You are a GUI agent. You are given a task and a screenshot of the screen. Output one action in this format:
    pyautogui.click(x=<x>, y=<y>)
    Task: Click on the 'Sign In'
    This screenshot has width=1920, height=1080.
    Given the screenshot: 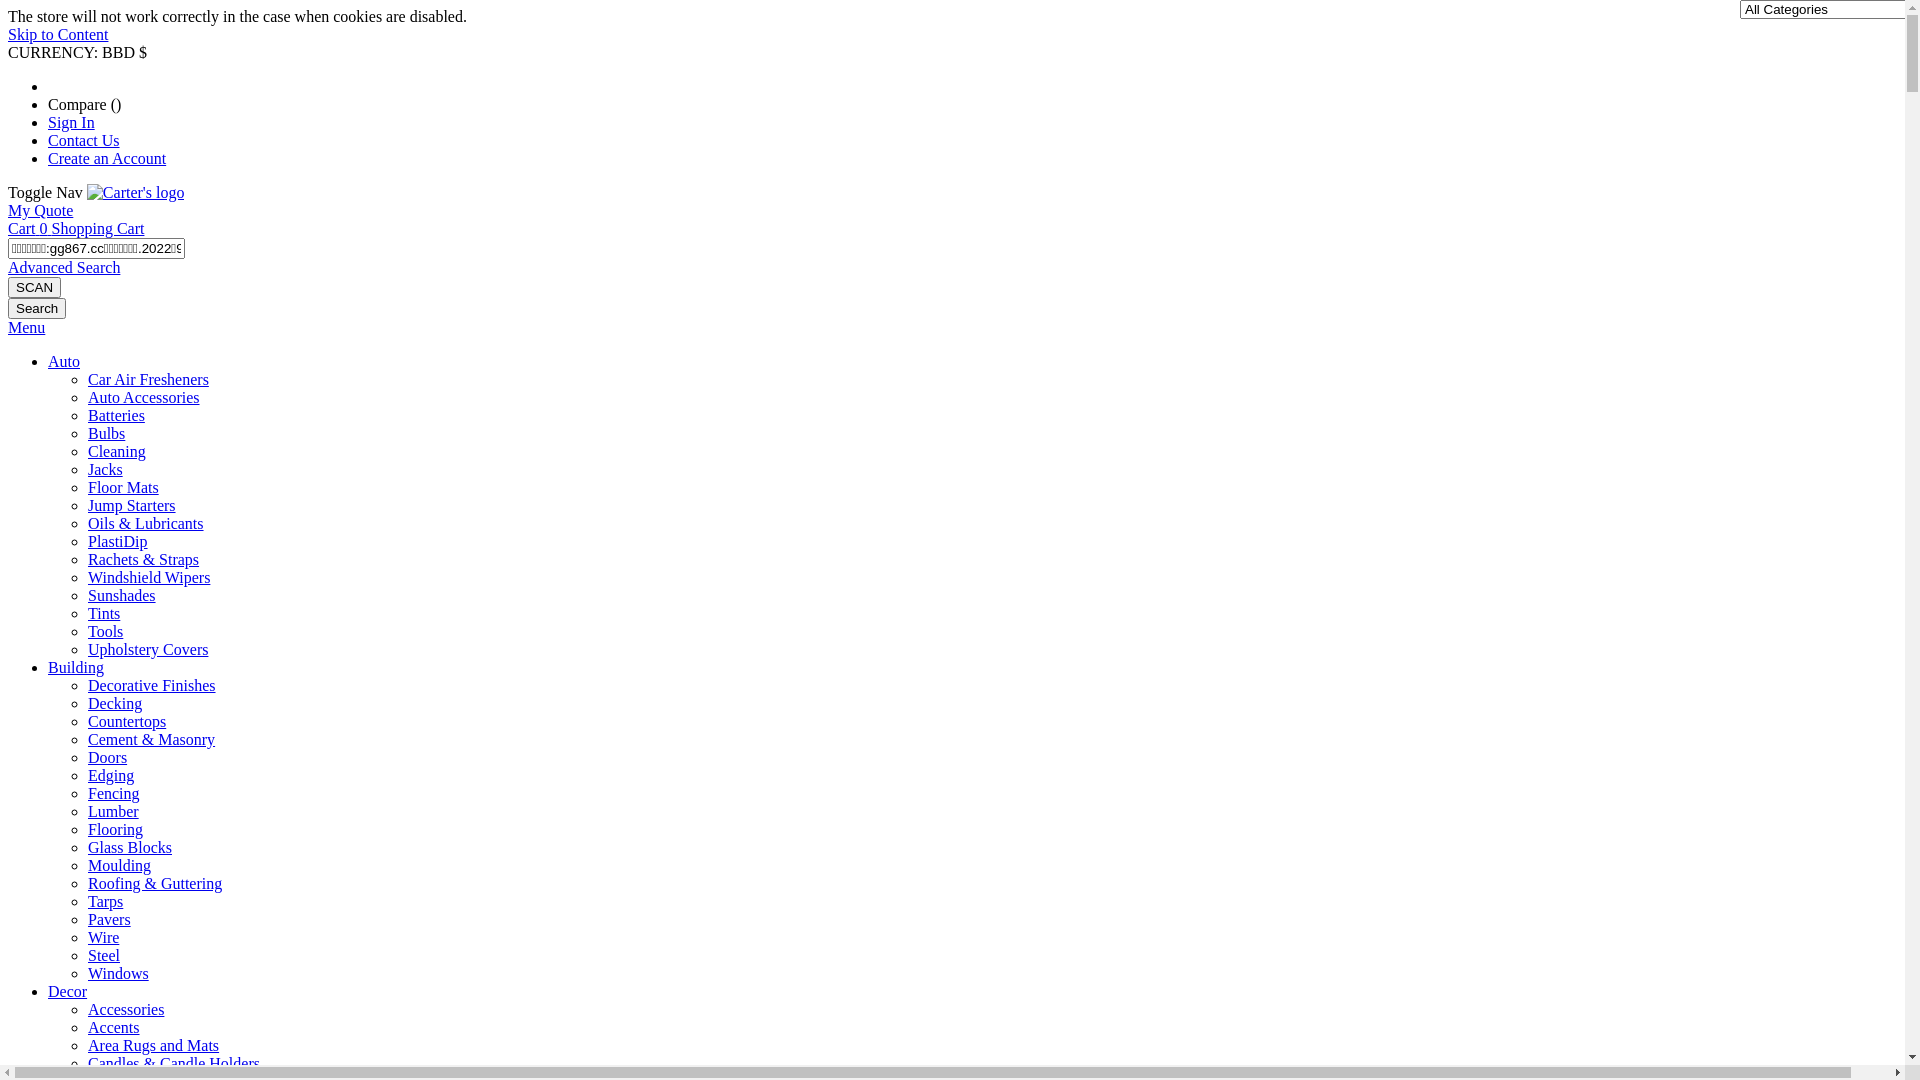 What is the action you would take?
    pyautogui.click(x=71, y=122)
    